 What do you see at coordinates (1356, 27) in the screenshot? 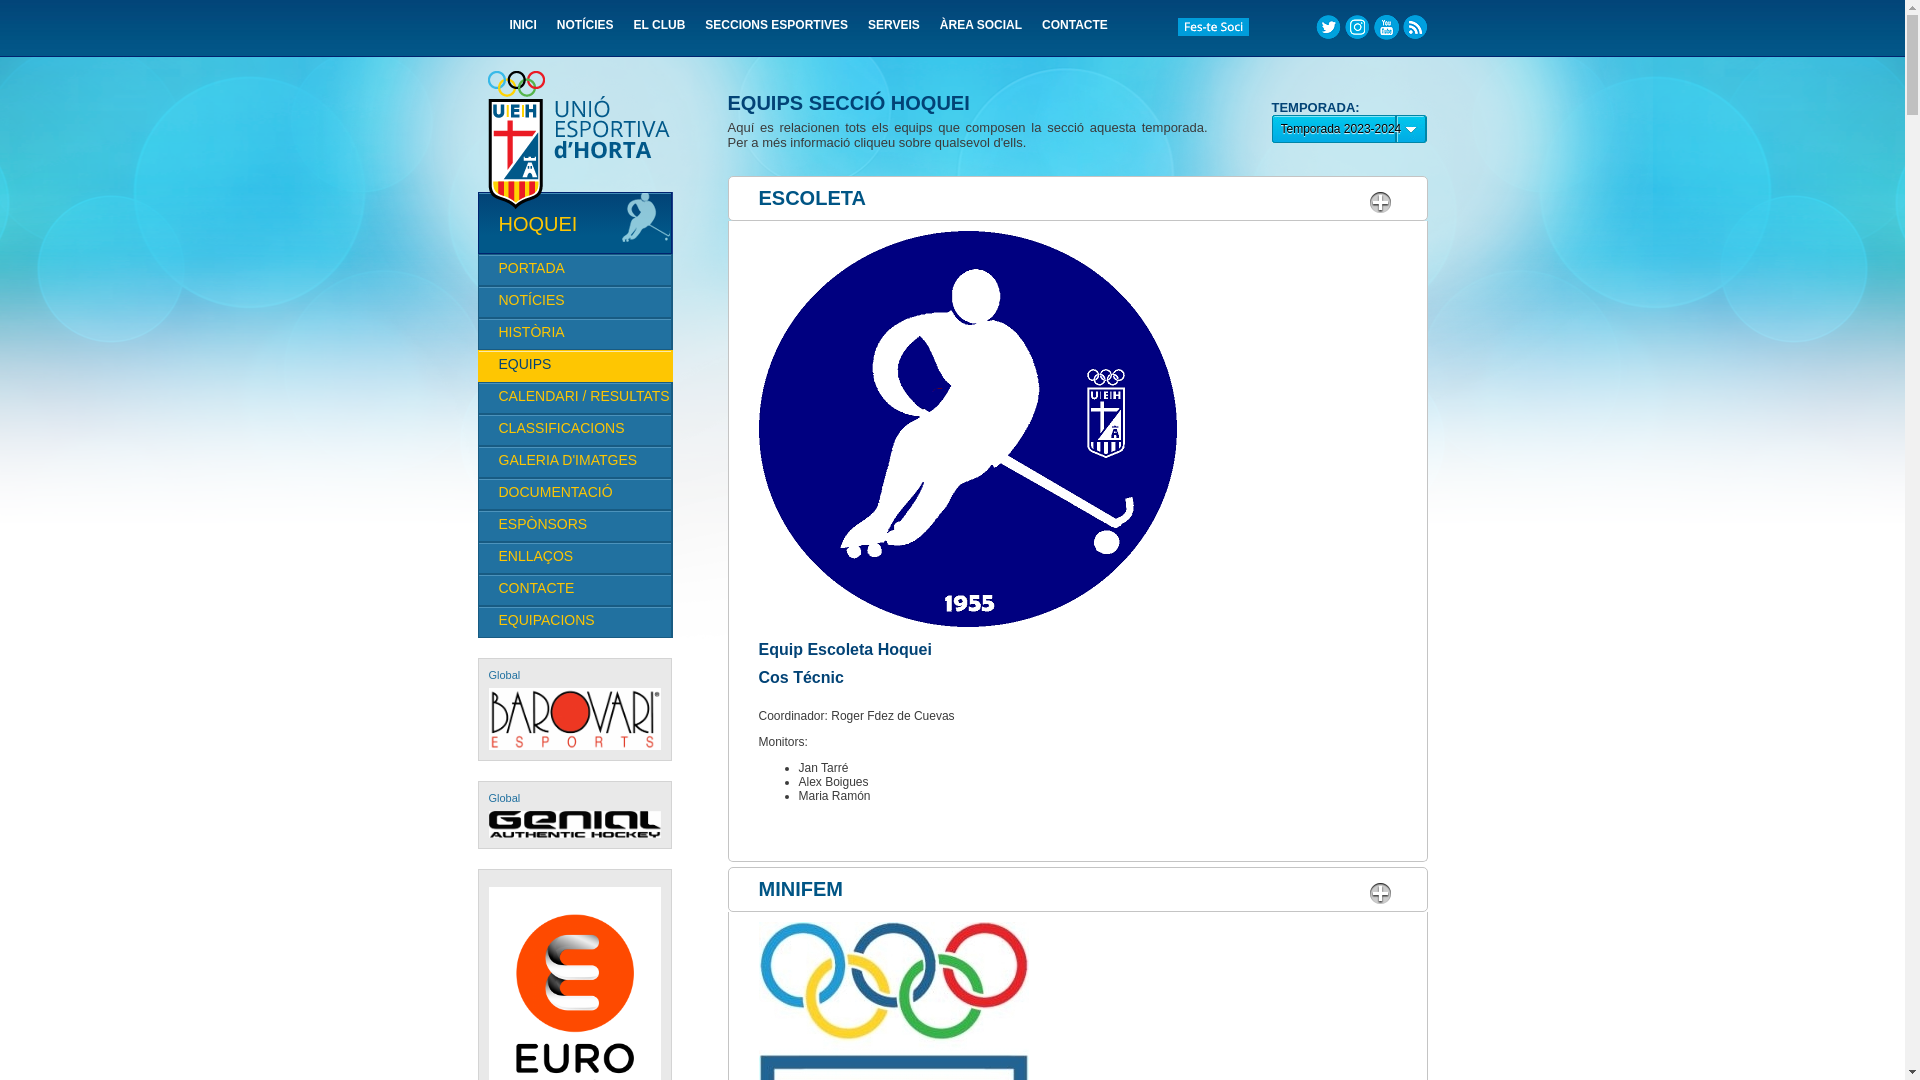
I see `'Conectar al Instagram de la UE Horta'` at bounding box center [1356, 27].